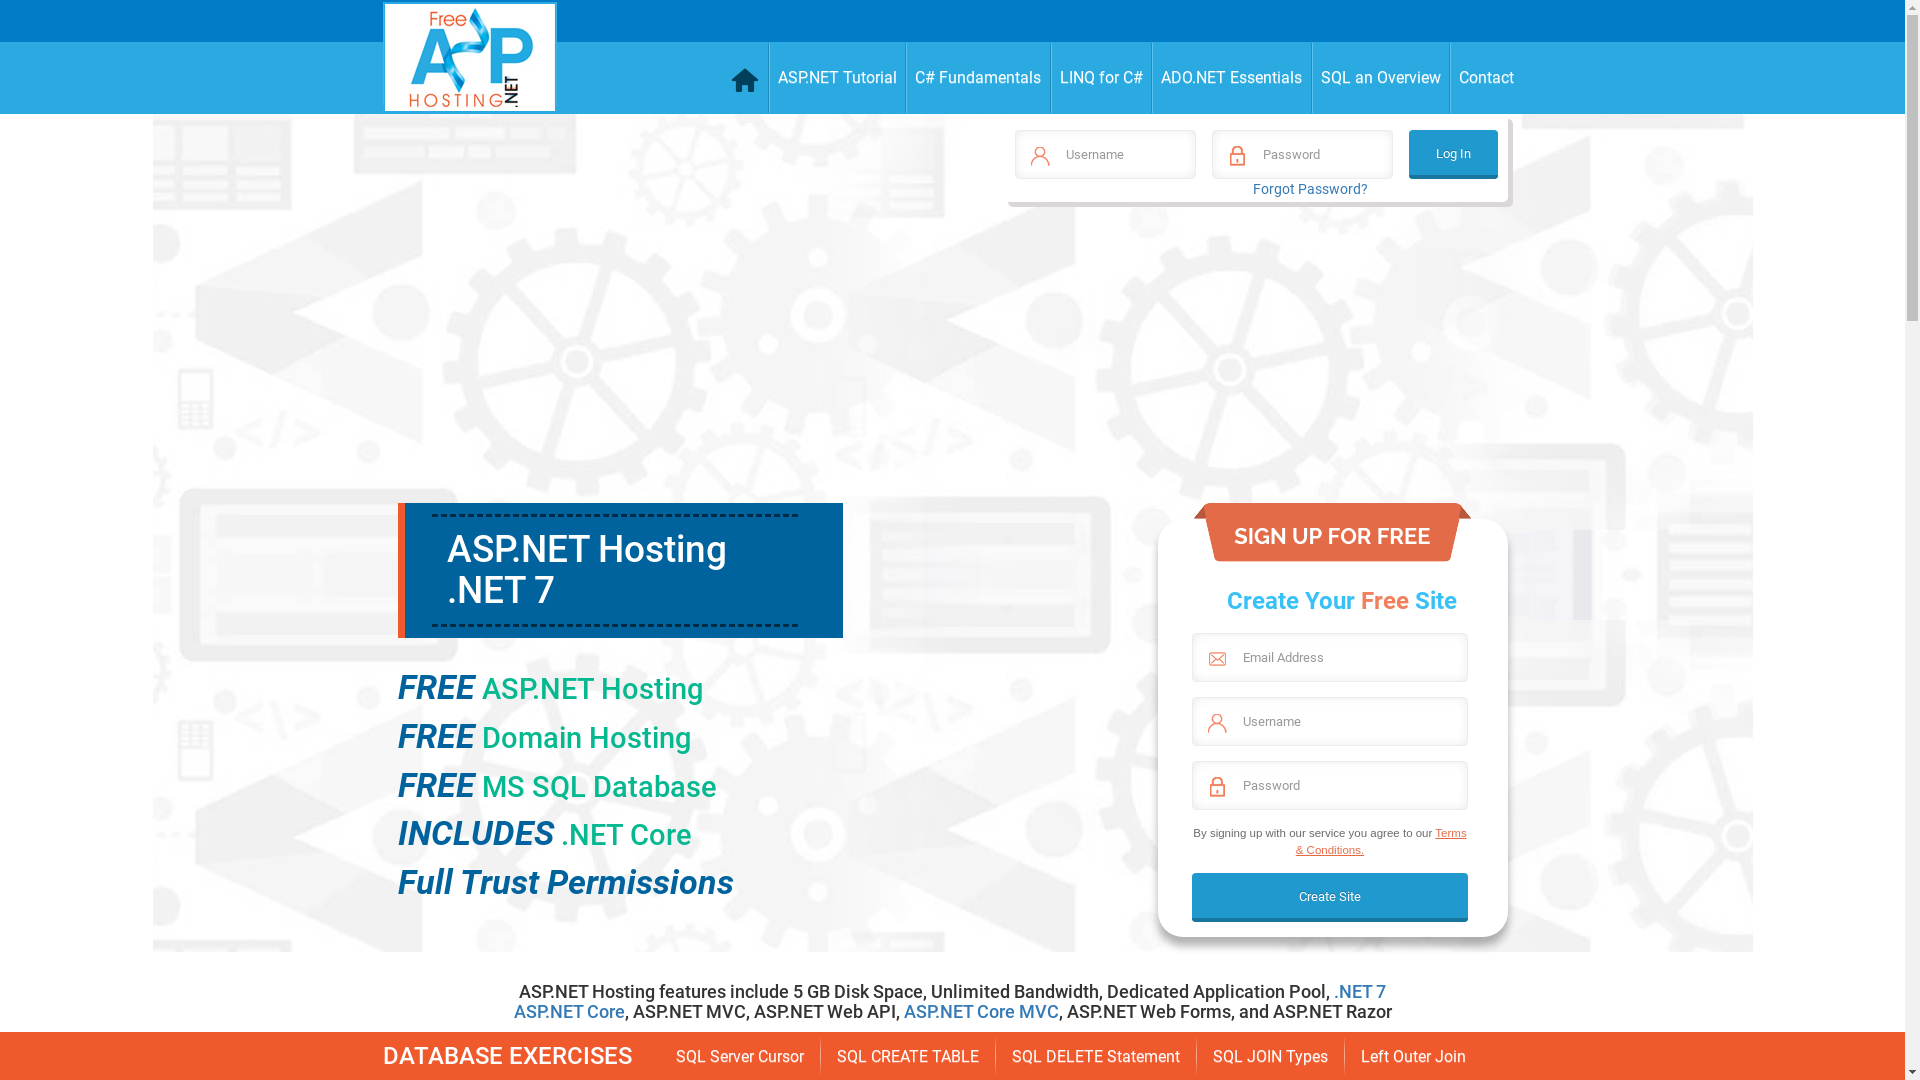 This screenshot has width=1920, height=1080. What do you see at coordinates (513, 1011) in the screenshot?
I see `'ASP.NET Core'` at bounding box center [513, 1011].